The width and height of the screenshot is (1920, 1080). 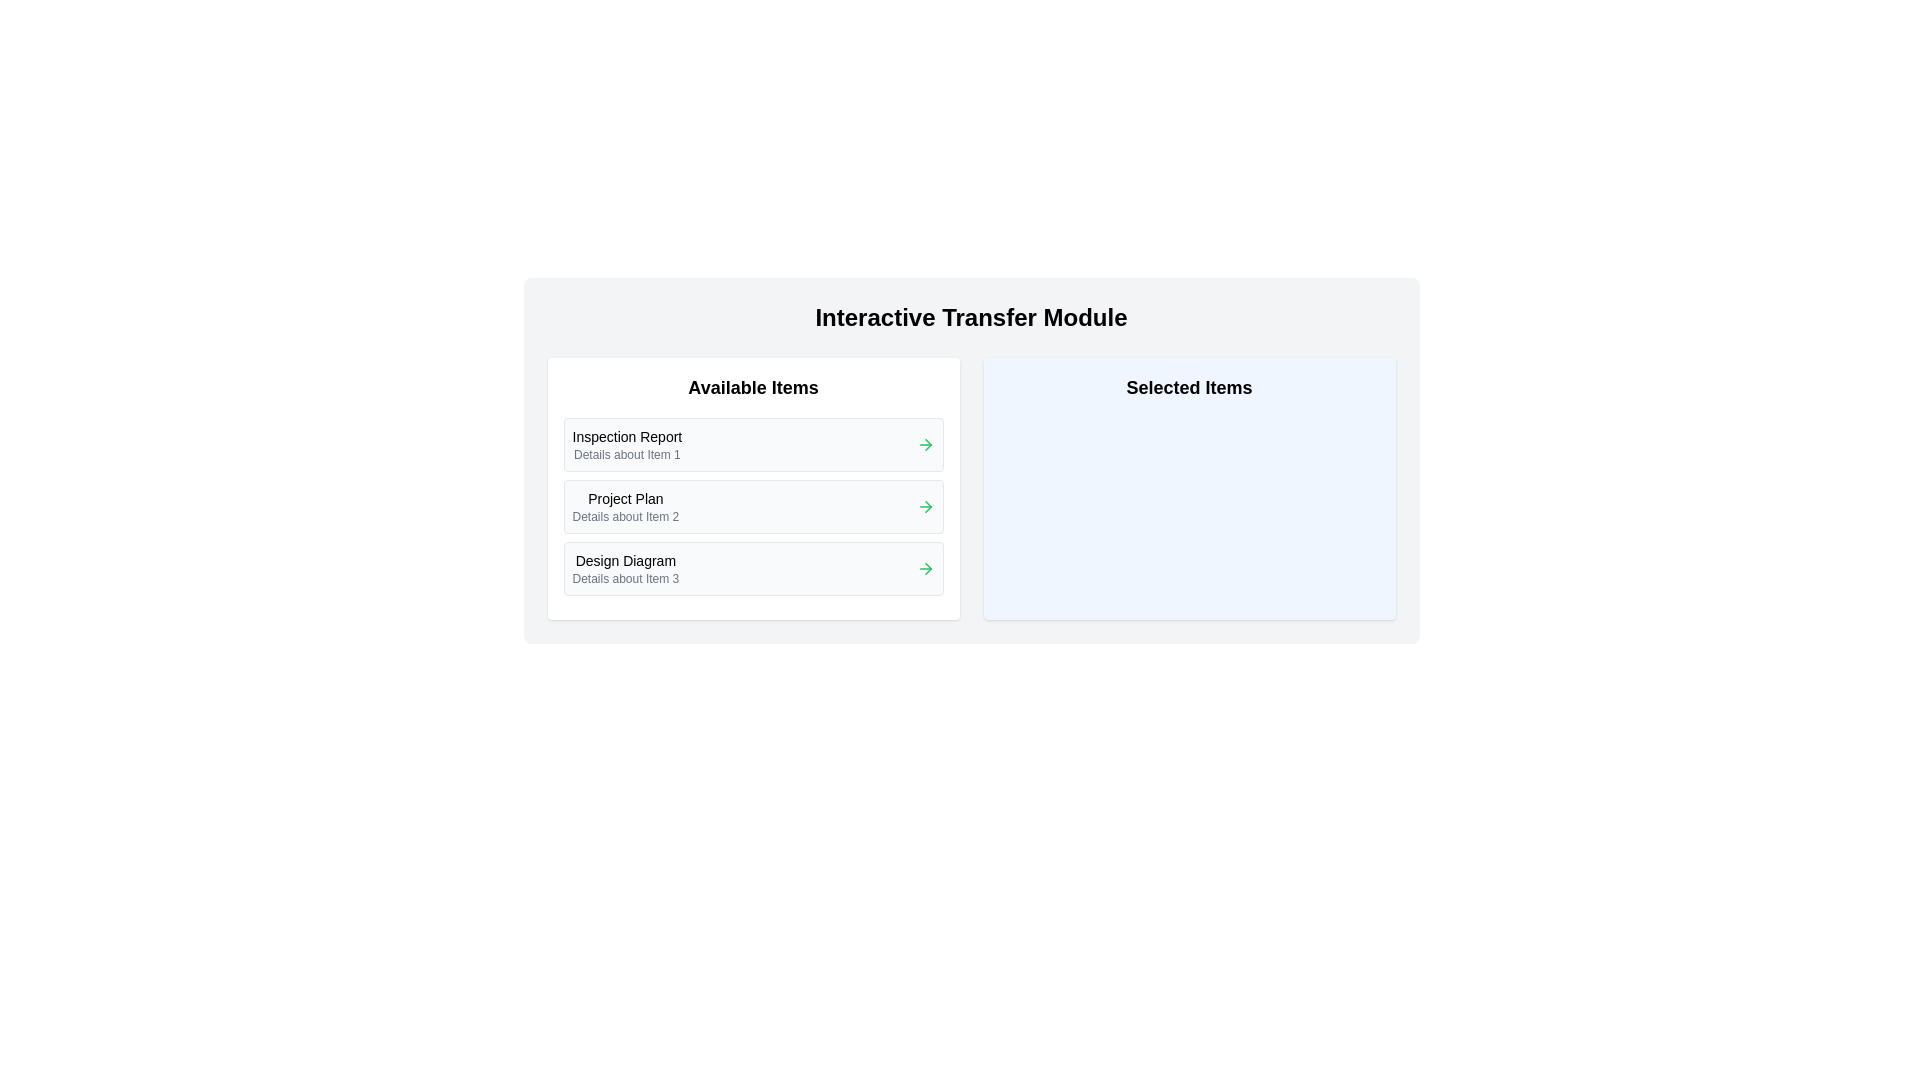 What do you see at coordinates (924, 569) in the screenshot?
I see `the clickable icon (action button) located on the right side of the 'Design Diagram' entry in the 'Available Items' panel to initiate an action` at bounding box center [924, 569].